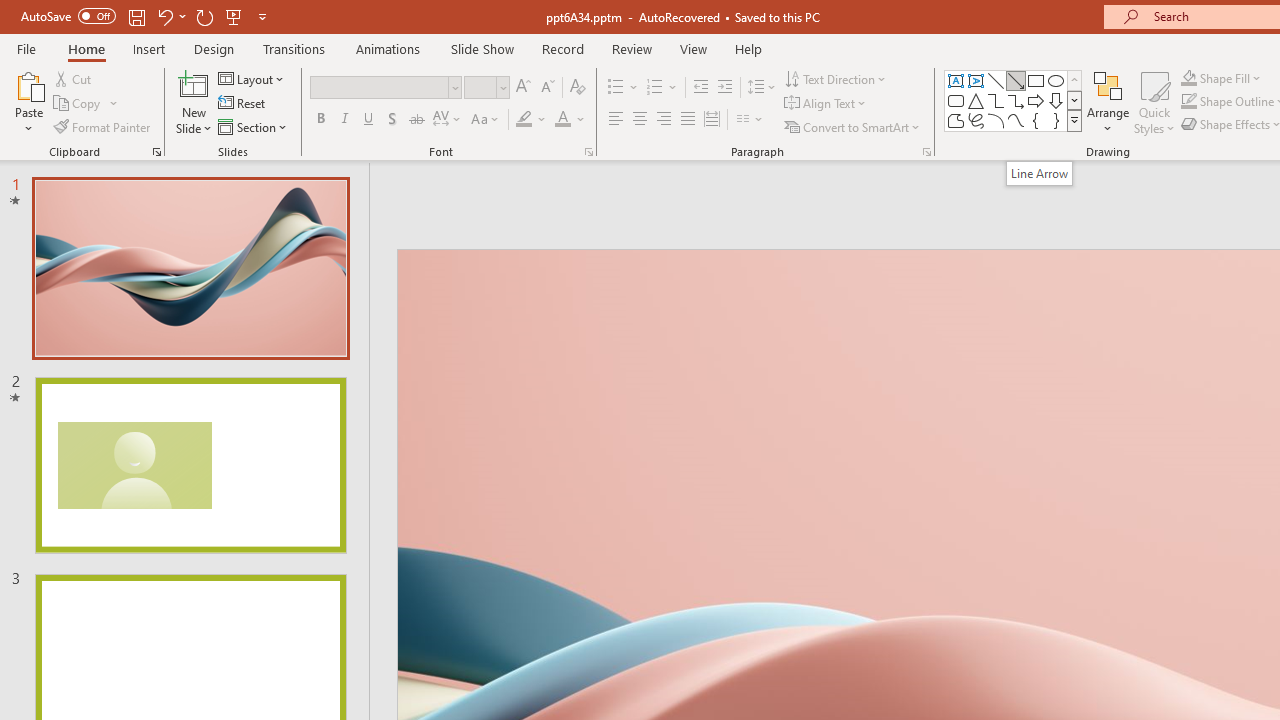 The image size is (1280, 720). Describe the element at coordinates (995, 100) in the screenshot. I see `'Connector: Elbow'` at that location.